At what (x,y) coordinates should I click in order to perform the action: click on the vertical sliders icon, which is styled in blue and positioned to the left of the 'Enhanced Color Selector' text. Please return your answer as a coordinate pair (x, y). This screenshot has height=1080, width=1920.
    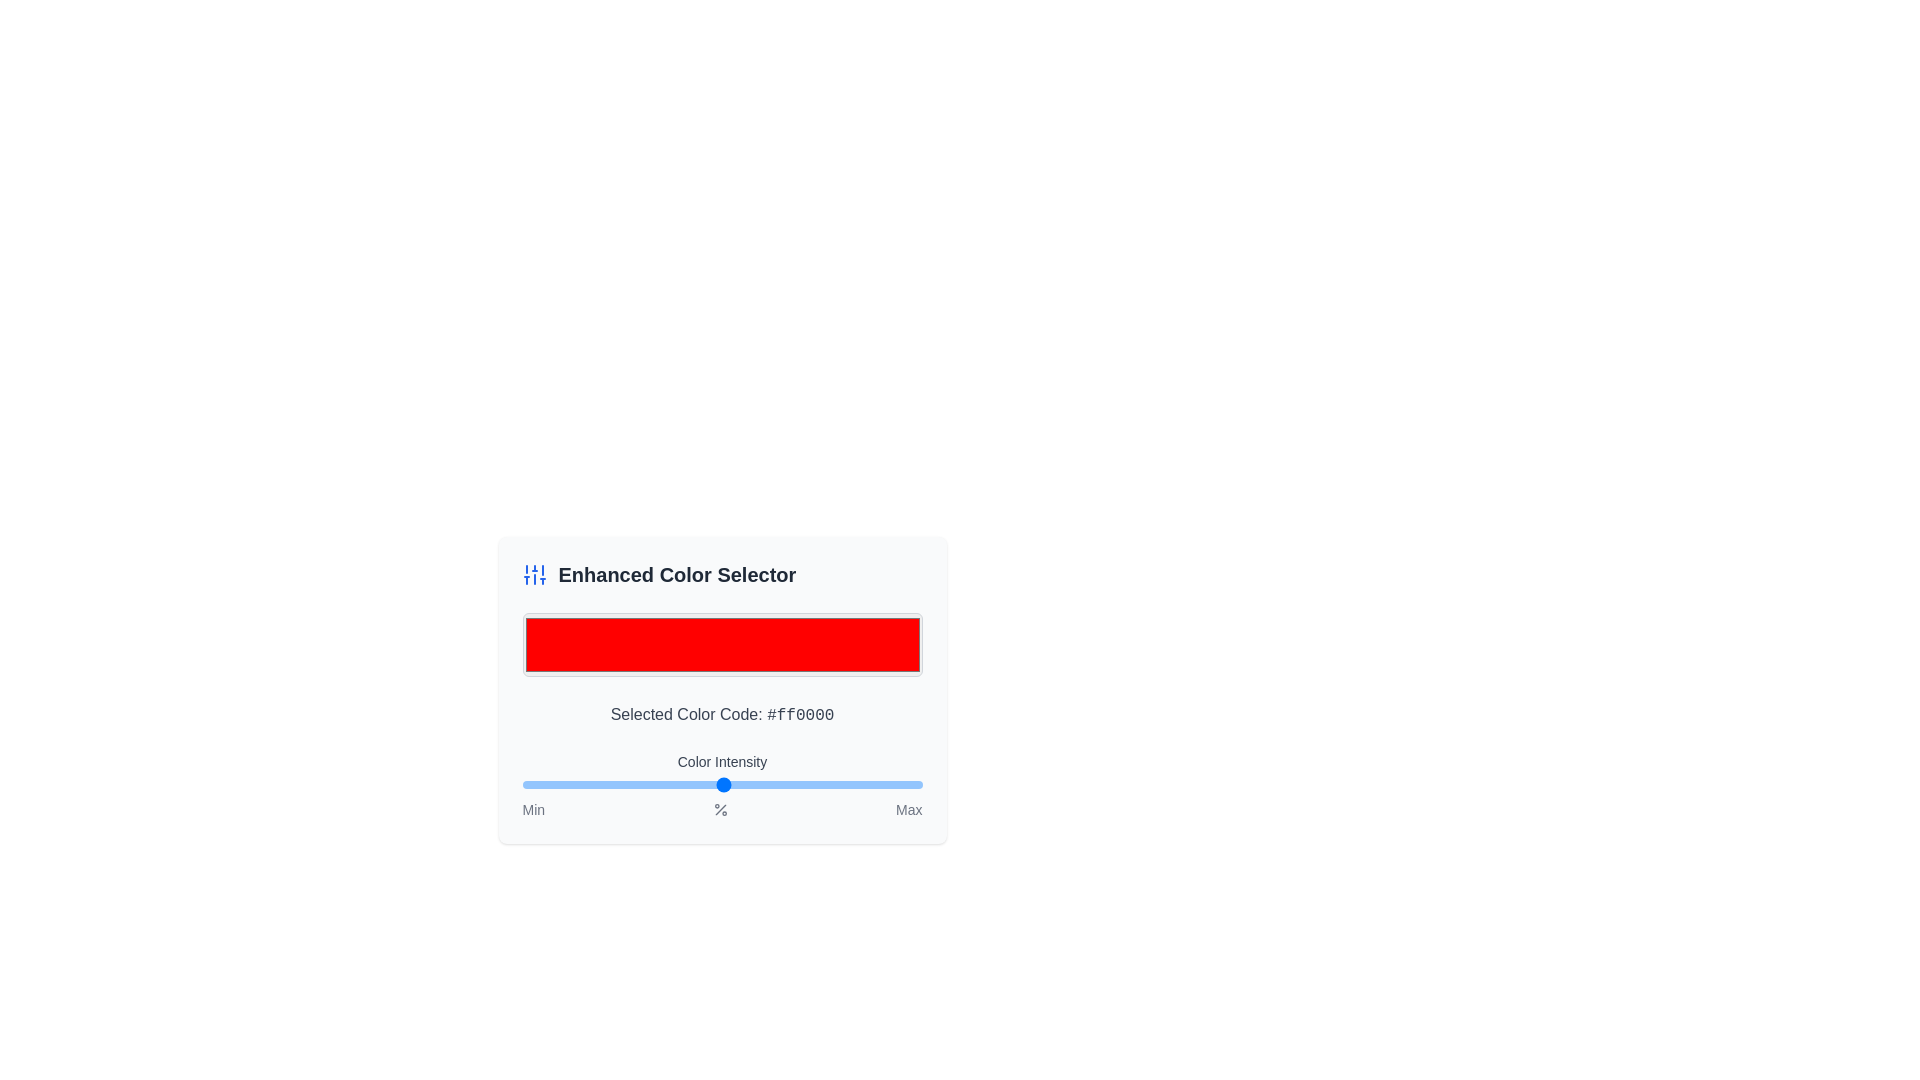
    Looking at the image, I should click on (534, 574).